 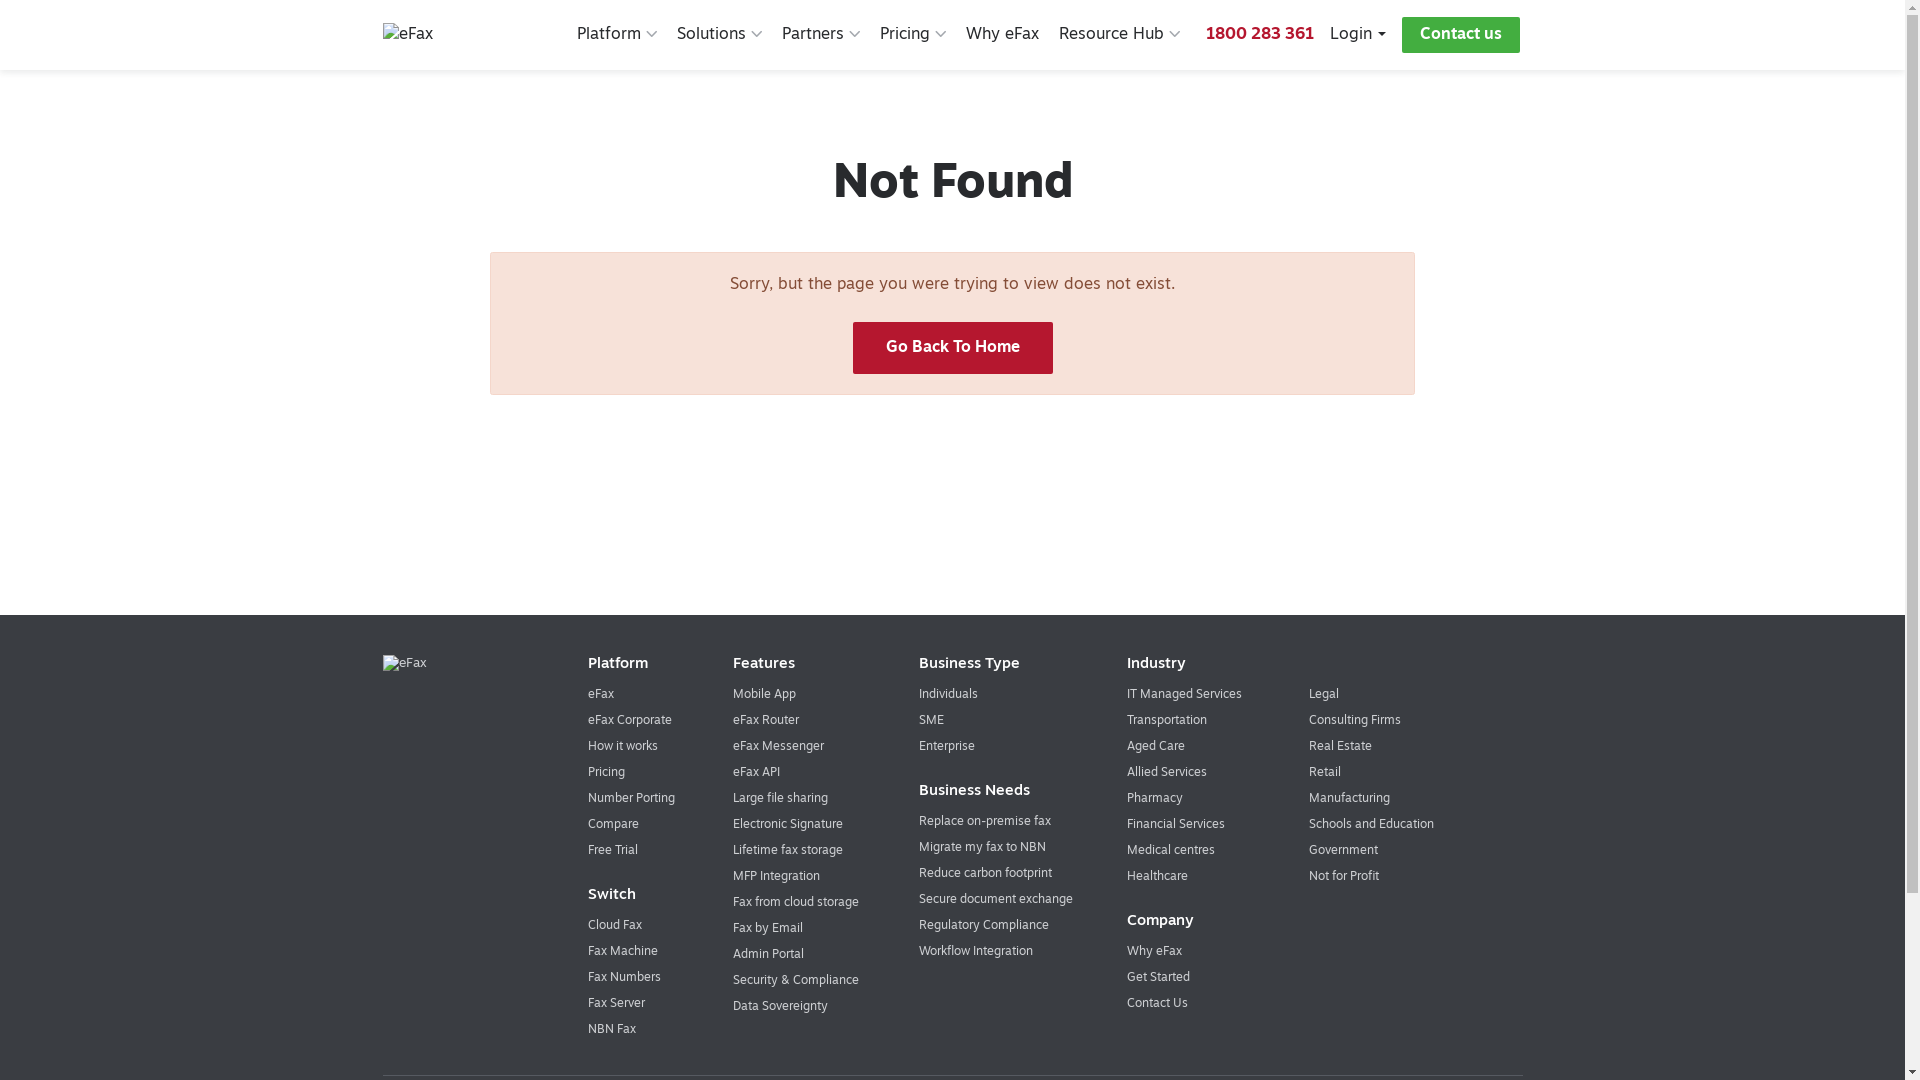 What do you see at coordinates (1156, 747) in the screenshot?
I see `'Aged Care'` at bounding box center [1156, 747].